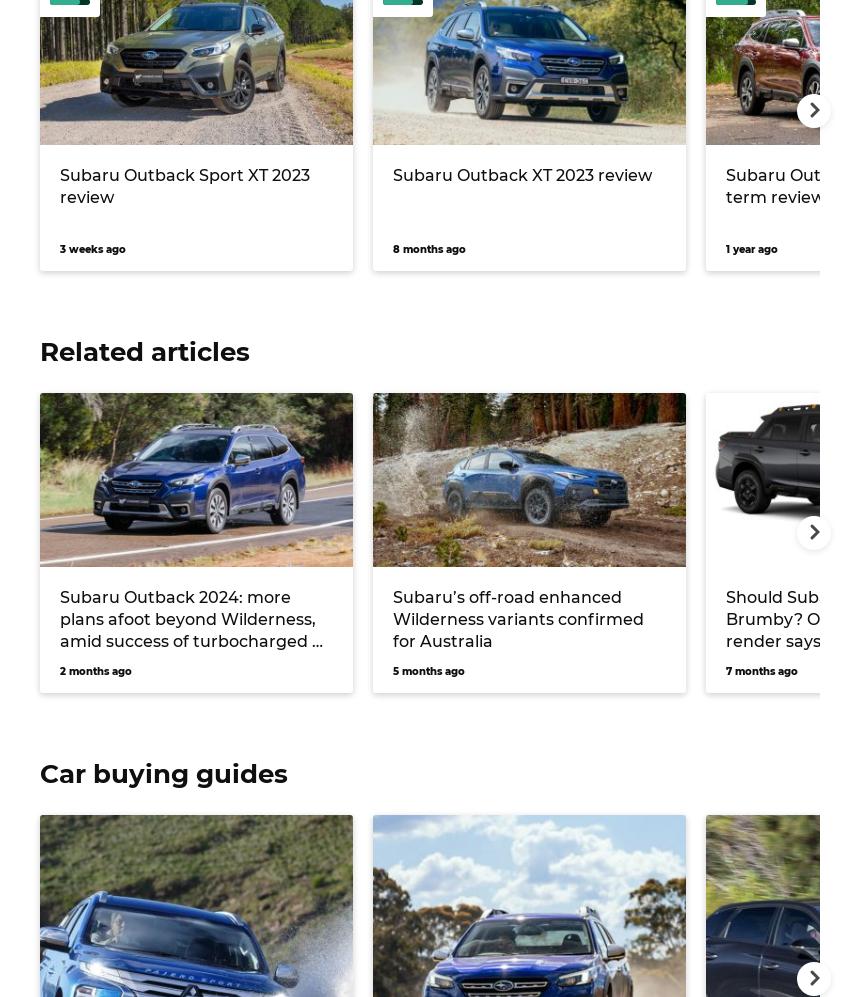 The height and width of the screenshot is (997, 850). What do you see at coordinates (91, 247) in the screenshot?
I see `'3 weeks ago'` at bounding box center [91, 247].